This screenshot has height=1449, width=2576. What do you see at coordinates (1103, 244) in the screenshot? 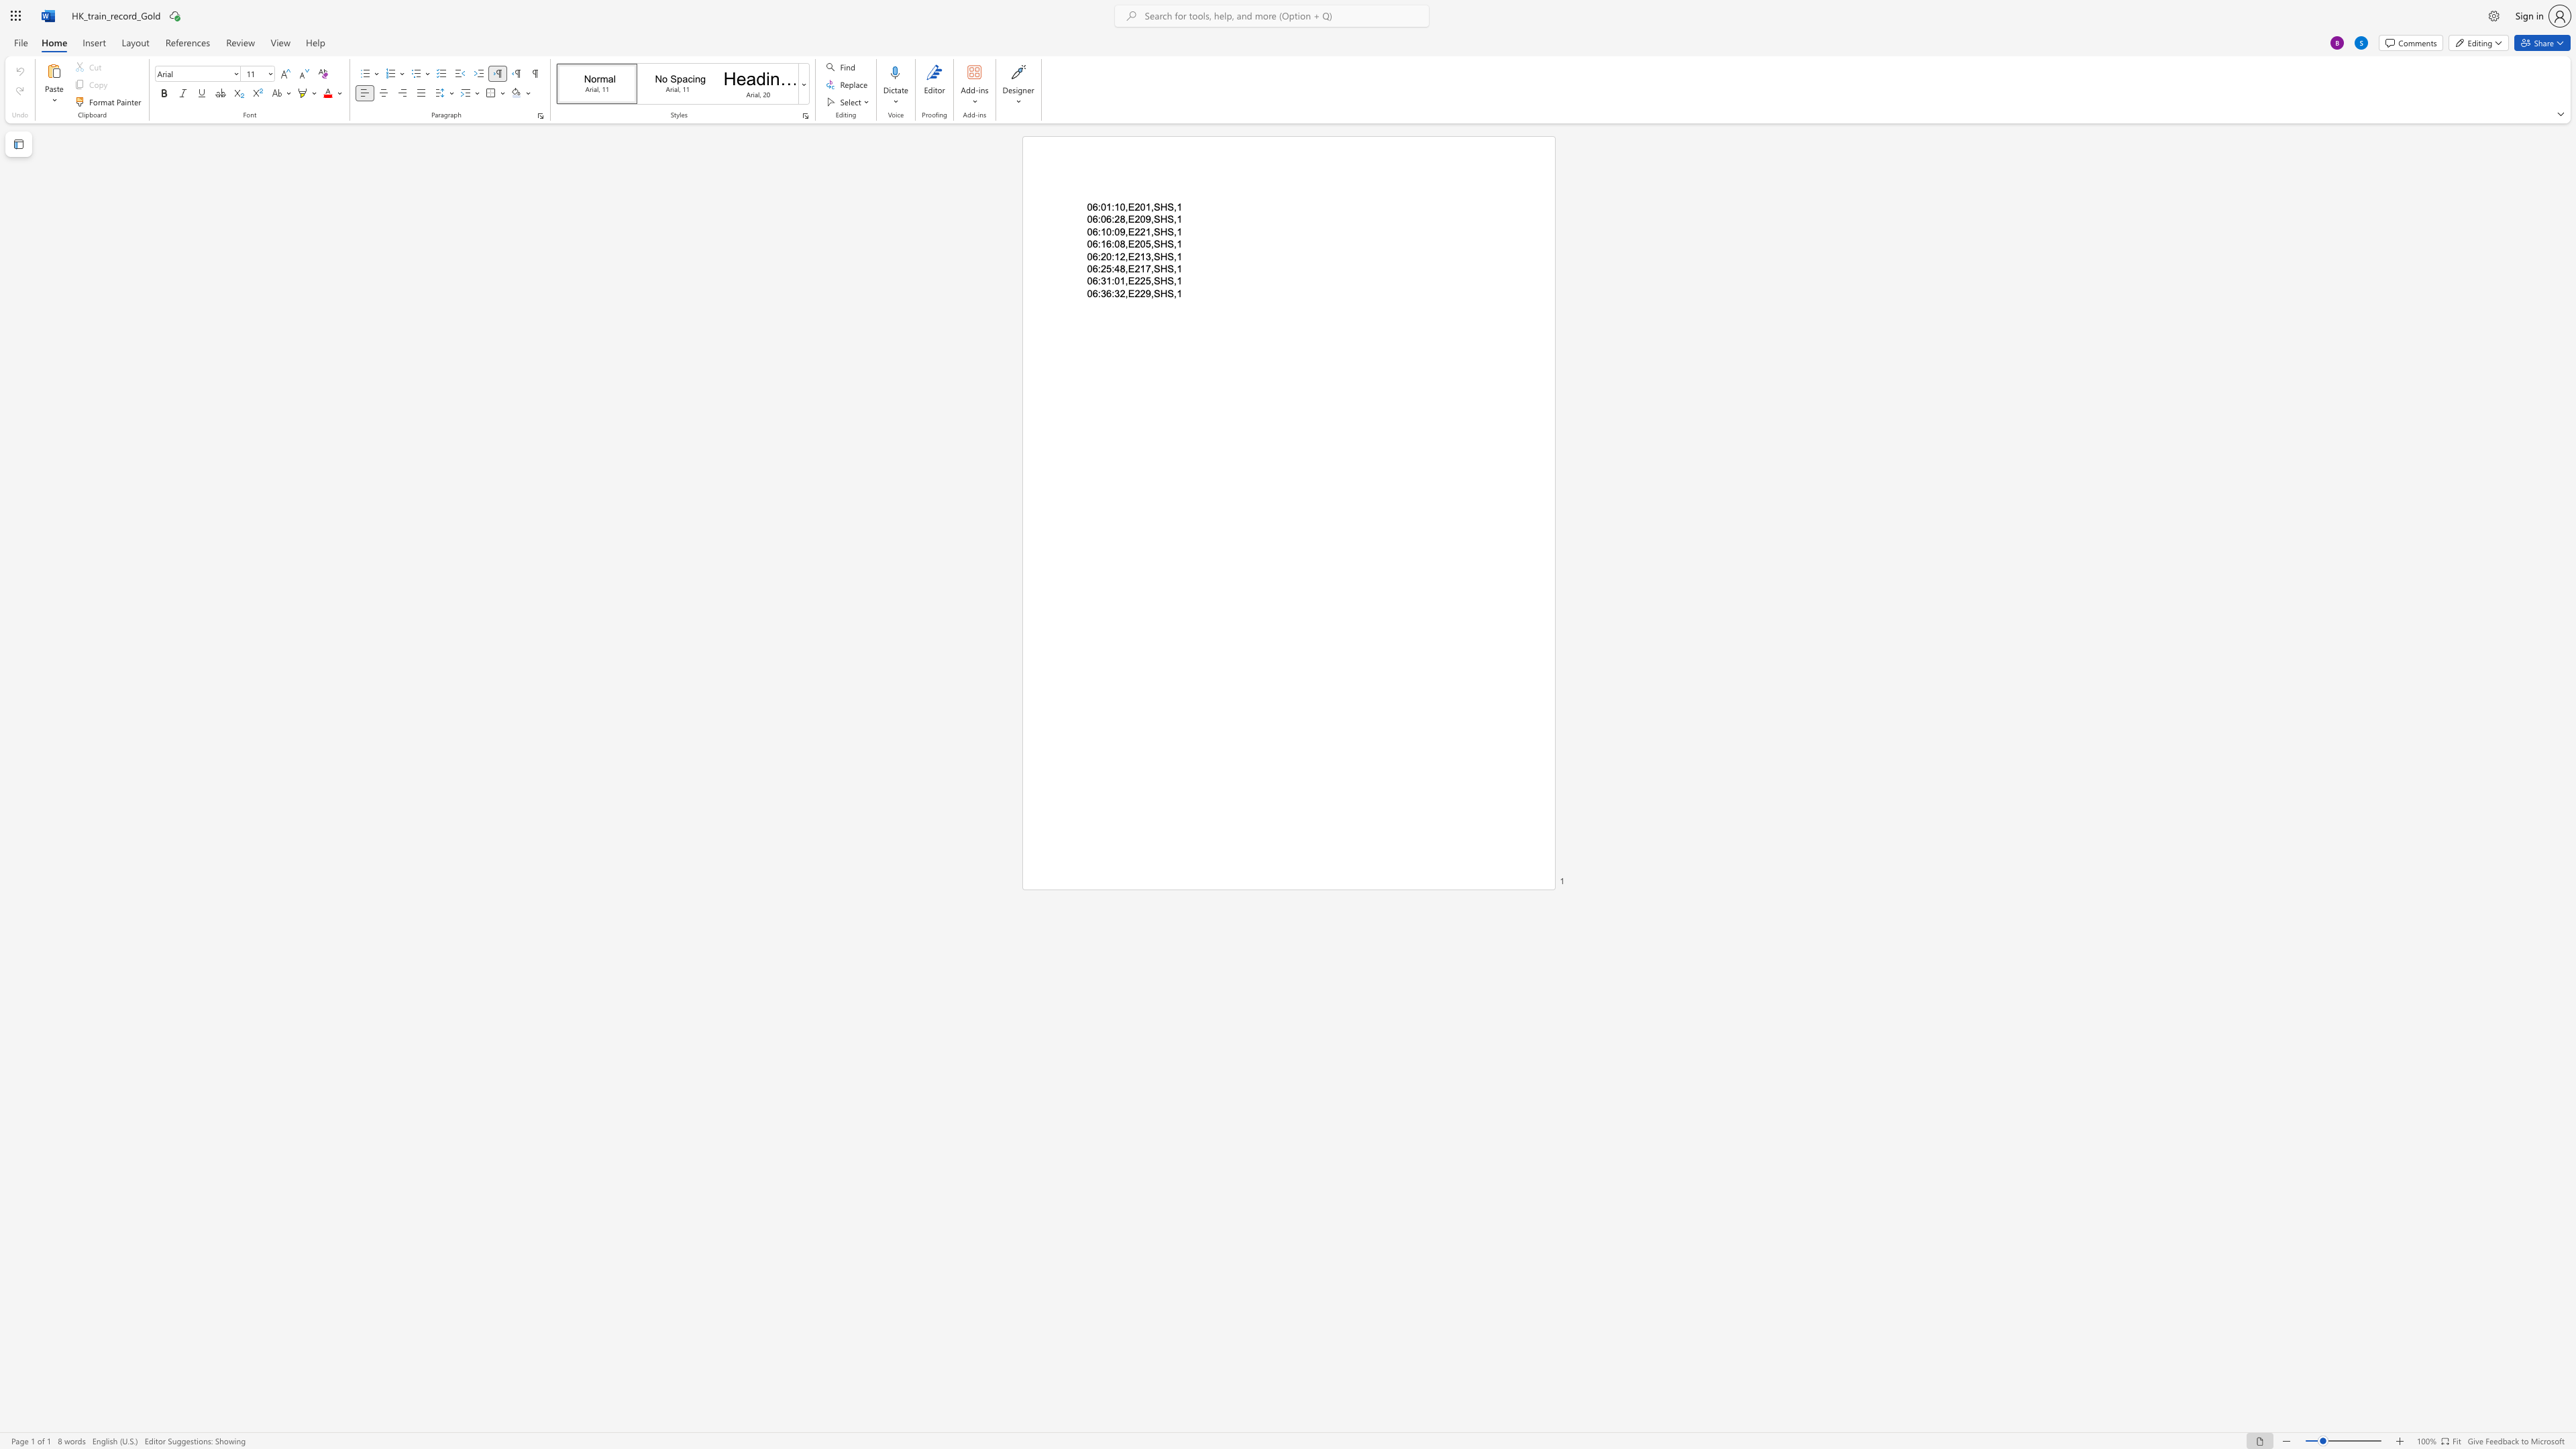
I see `the 1th character "1" in the text` at bounding box center [1103, 244].